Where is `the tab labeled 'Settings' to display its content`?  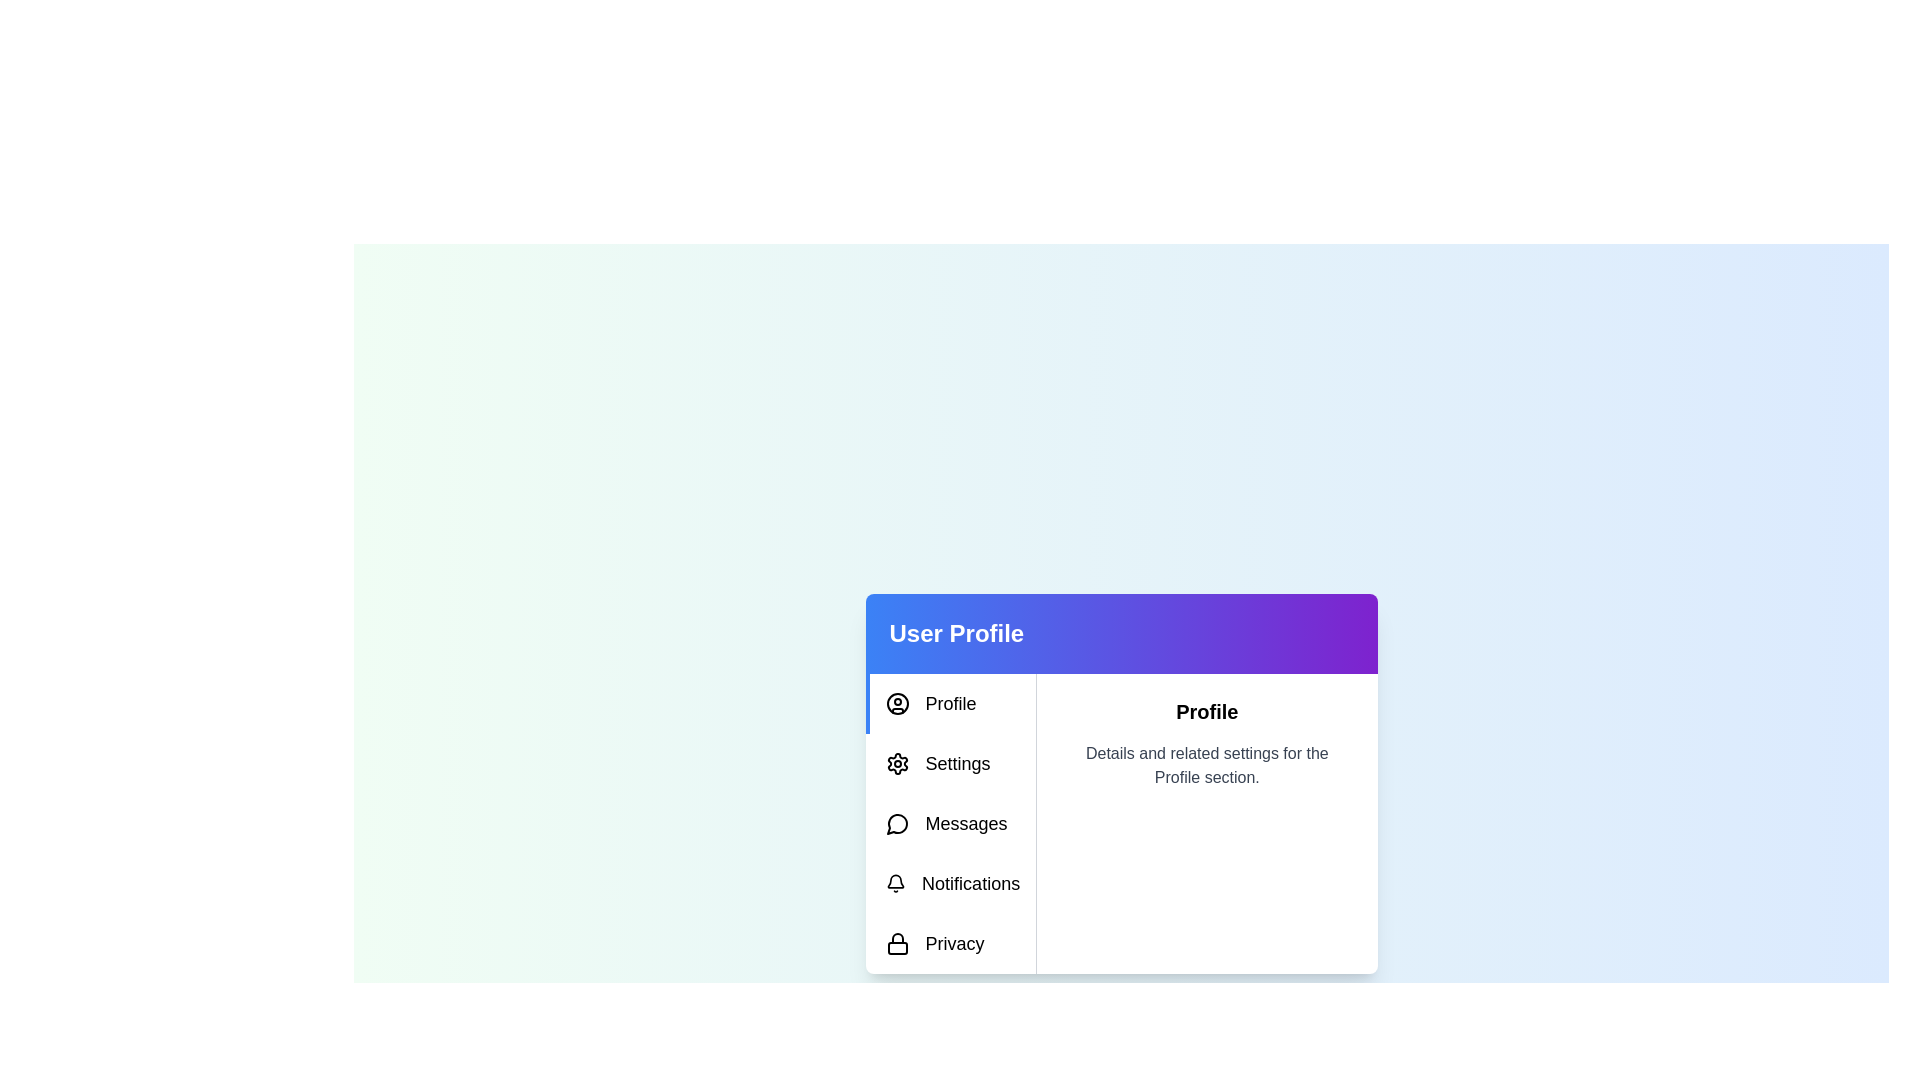 the tab labeled 'Settings' to display its content is located at coordinates (949, 763).